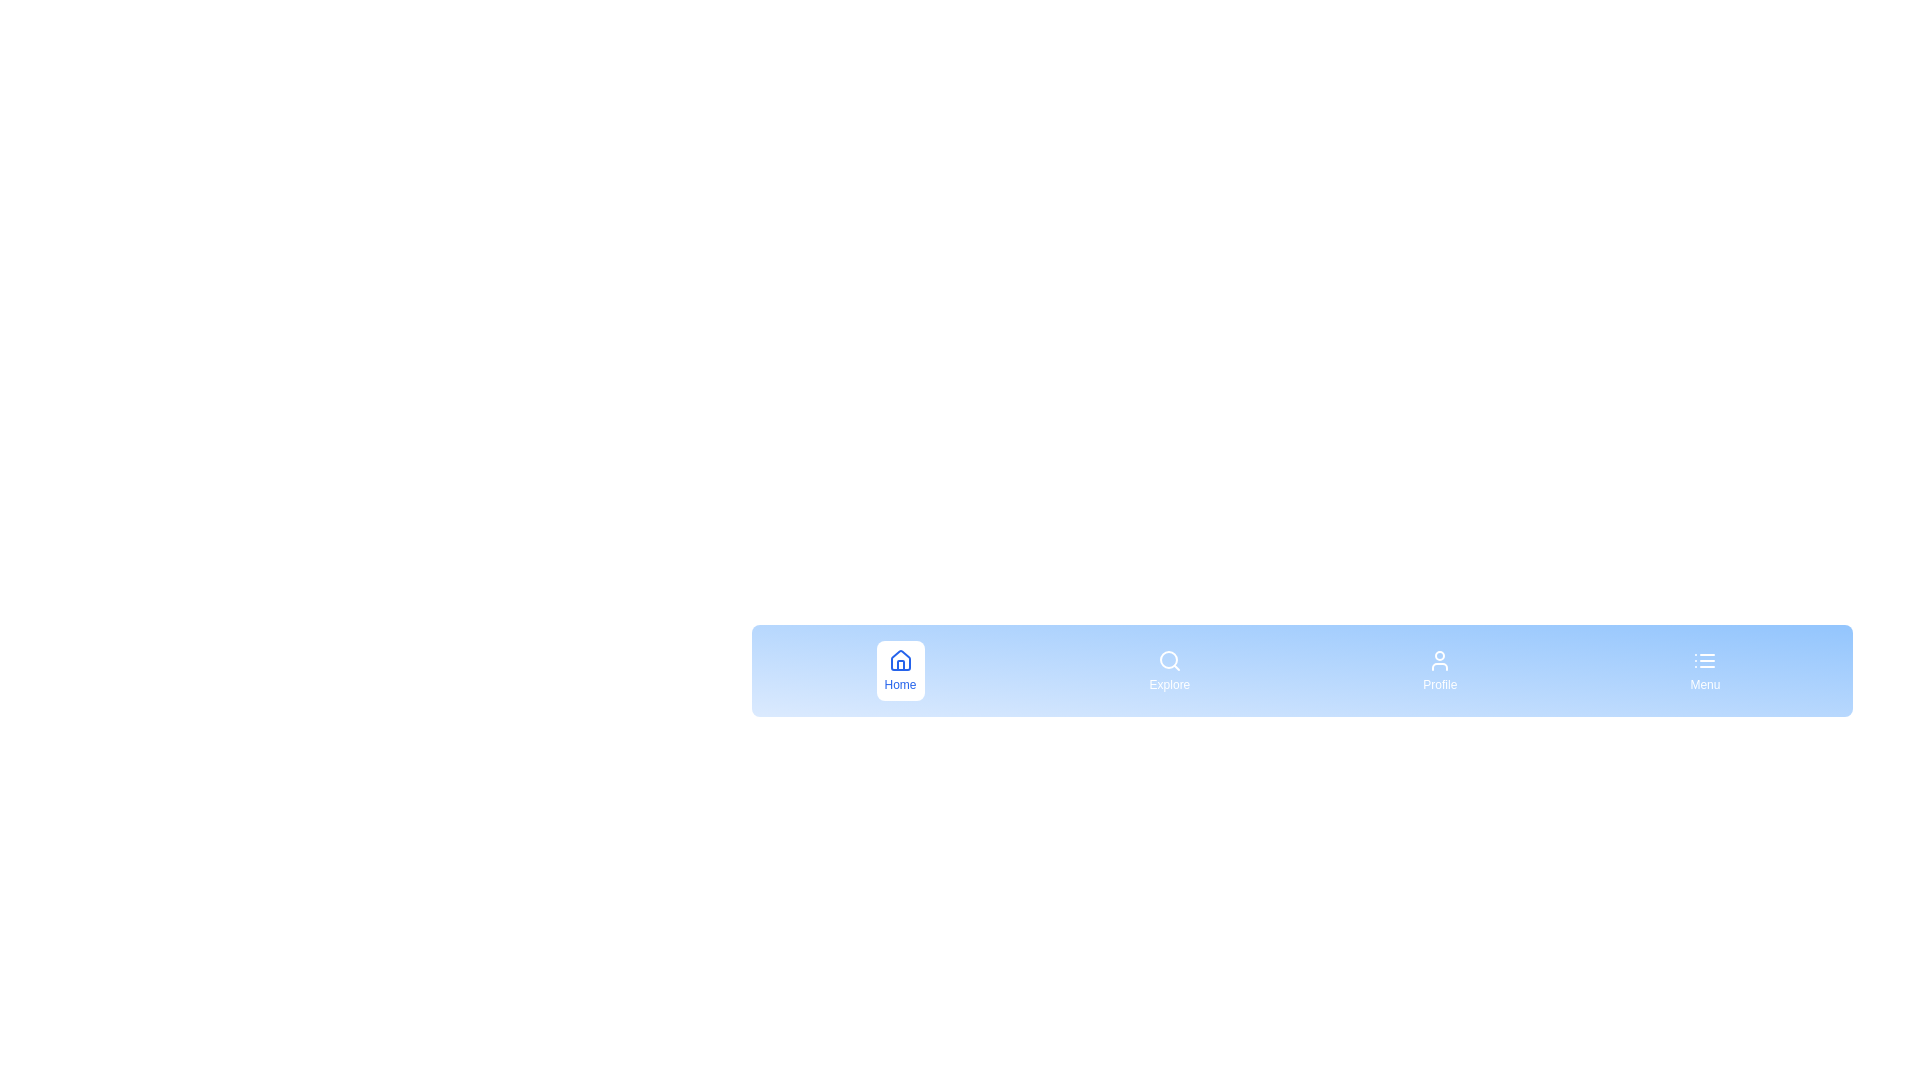 Image resolution: width=1920 pixels, height=1080 pixels. What do you see at coordinates (1703, 671) in the screenshot?
I see `the Menu button to observe the hover effect` at bounding box center [1703, 671].